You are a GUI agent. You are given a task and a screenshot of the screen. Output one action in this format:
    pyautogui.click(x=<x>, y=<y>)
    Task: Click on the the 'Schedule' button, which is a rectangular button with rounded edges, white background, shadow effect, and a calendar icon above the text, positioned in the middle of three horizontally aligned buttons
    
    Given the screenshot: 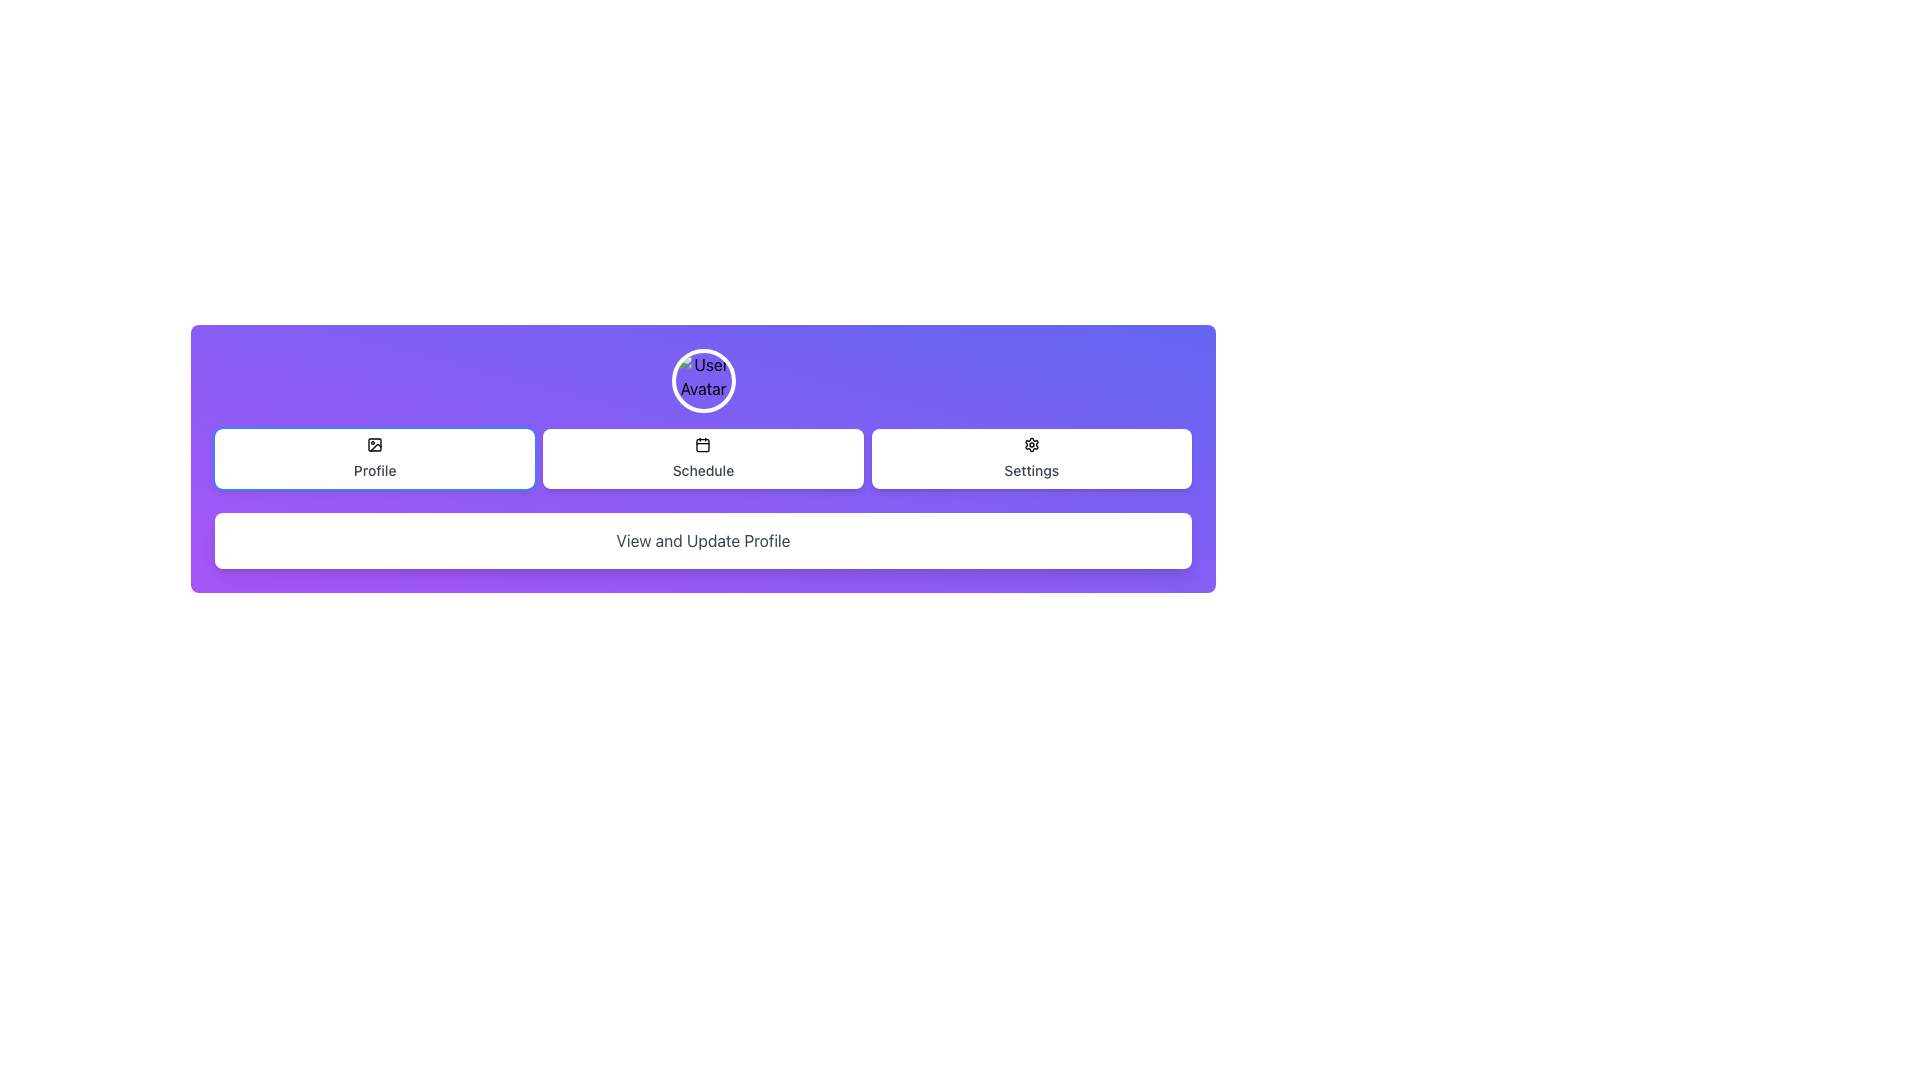 What is the action you would take?
    pyautogui.click(x=703, y=459)
    